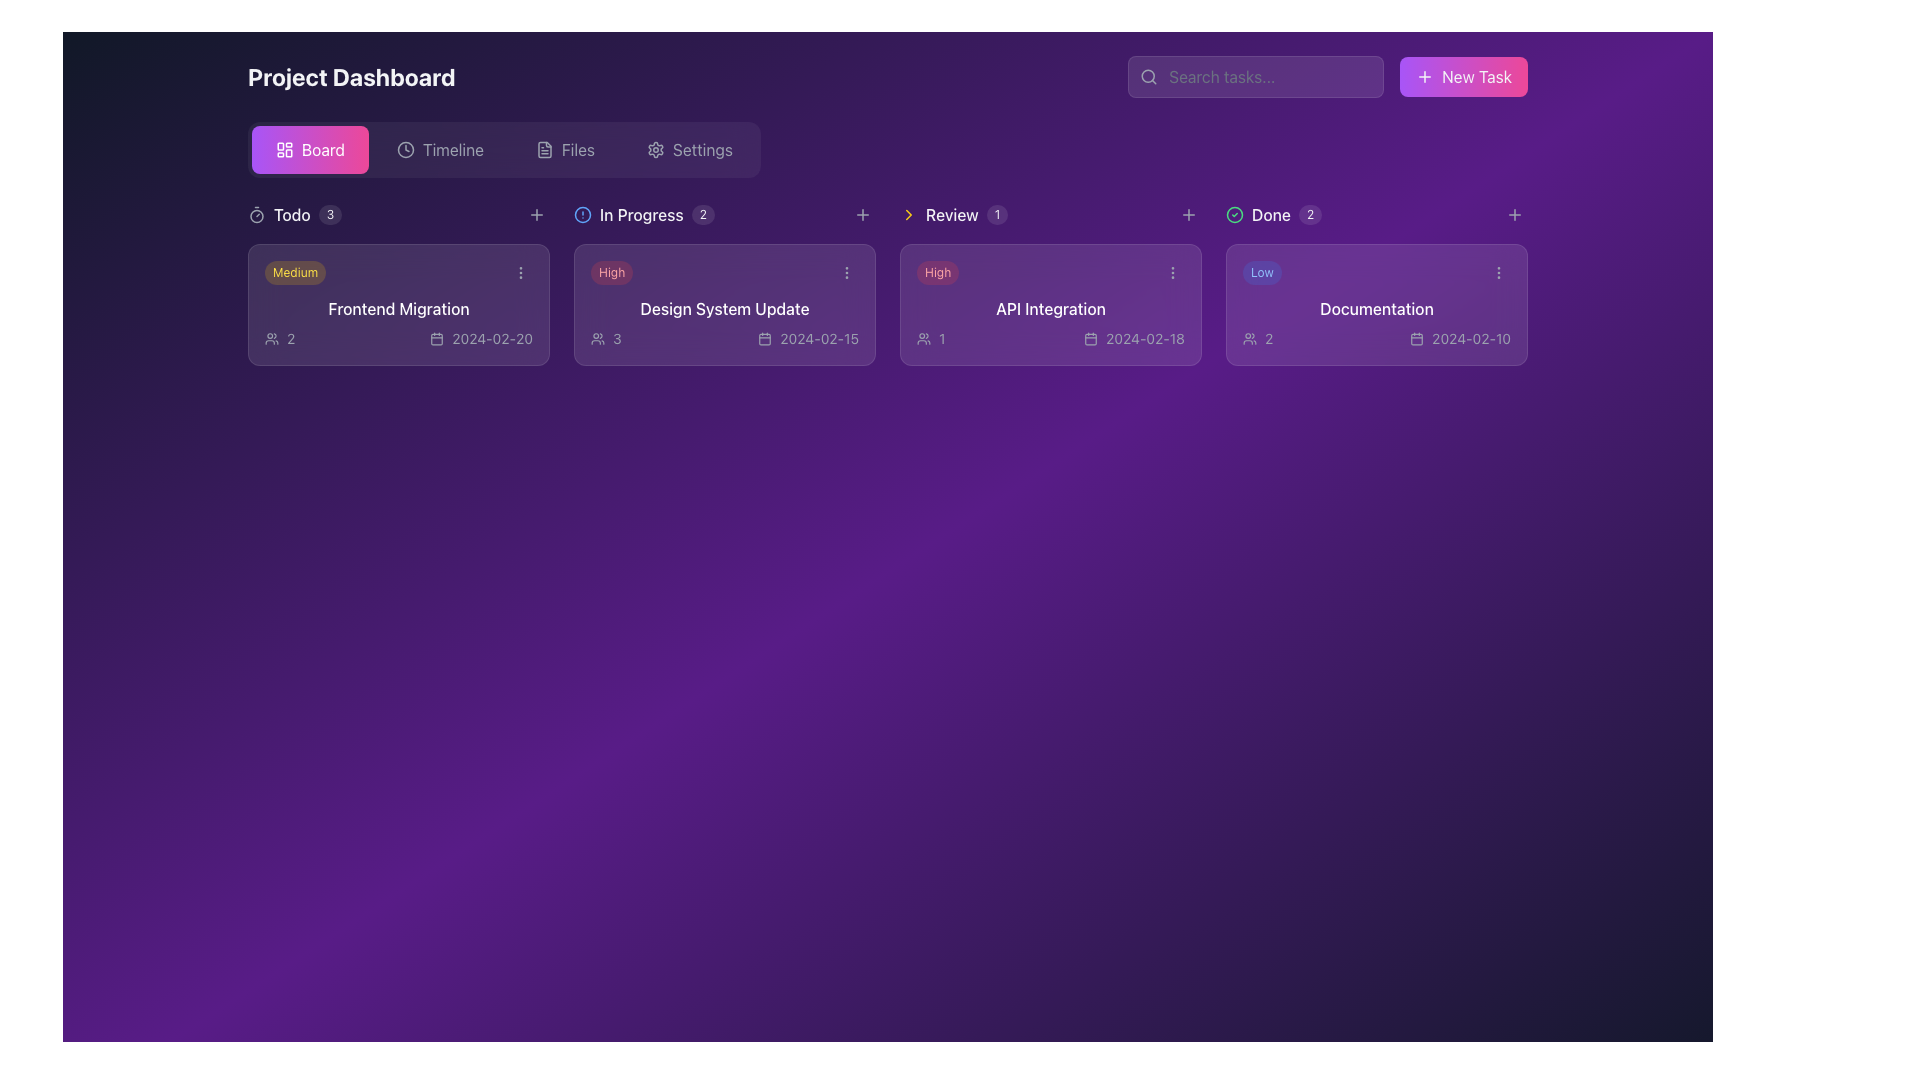 The image size is (1920, 1080). Describe the element at coordinates (1272, 215) in the screenshot. I see `the 'Done' label indicating the count of finished tasks, located under the 'Done' column header` at that location.